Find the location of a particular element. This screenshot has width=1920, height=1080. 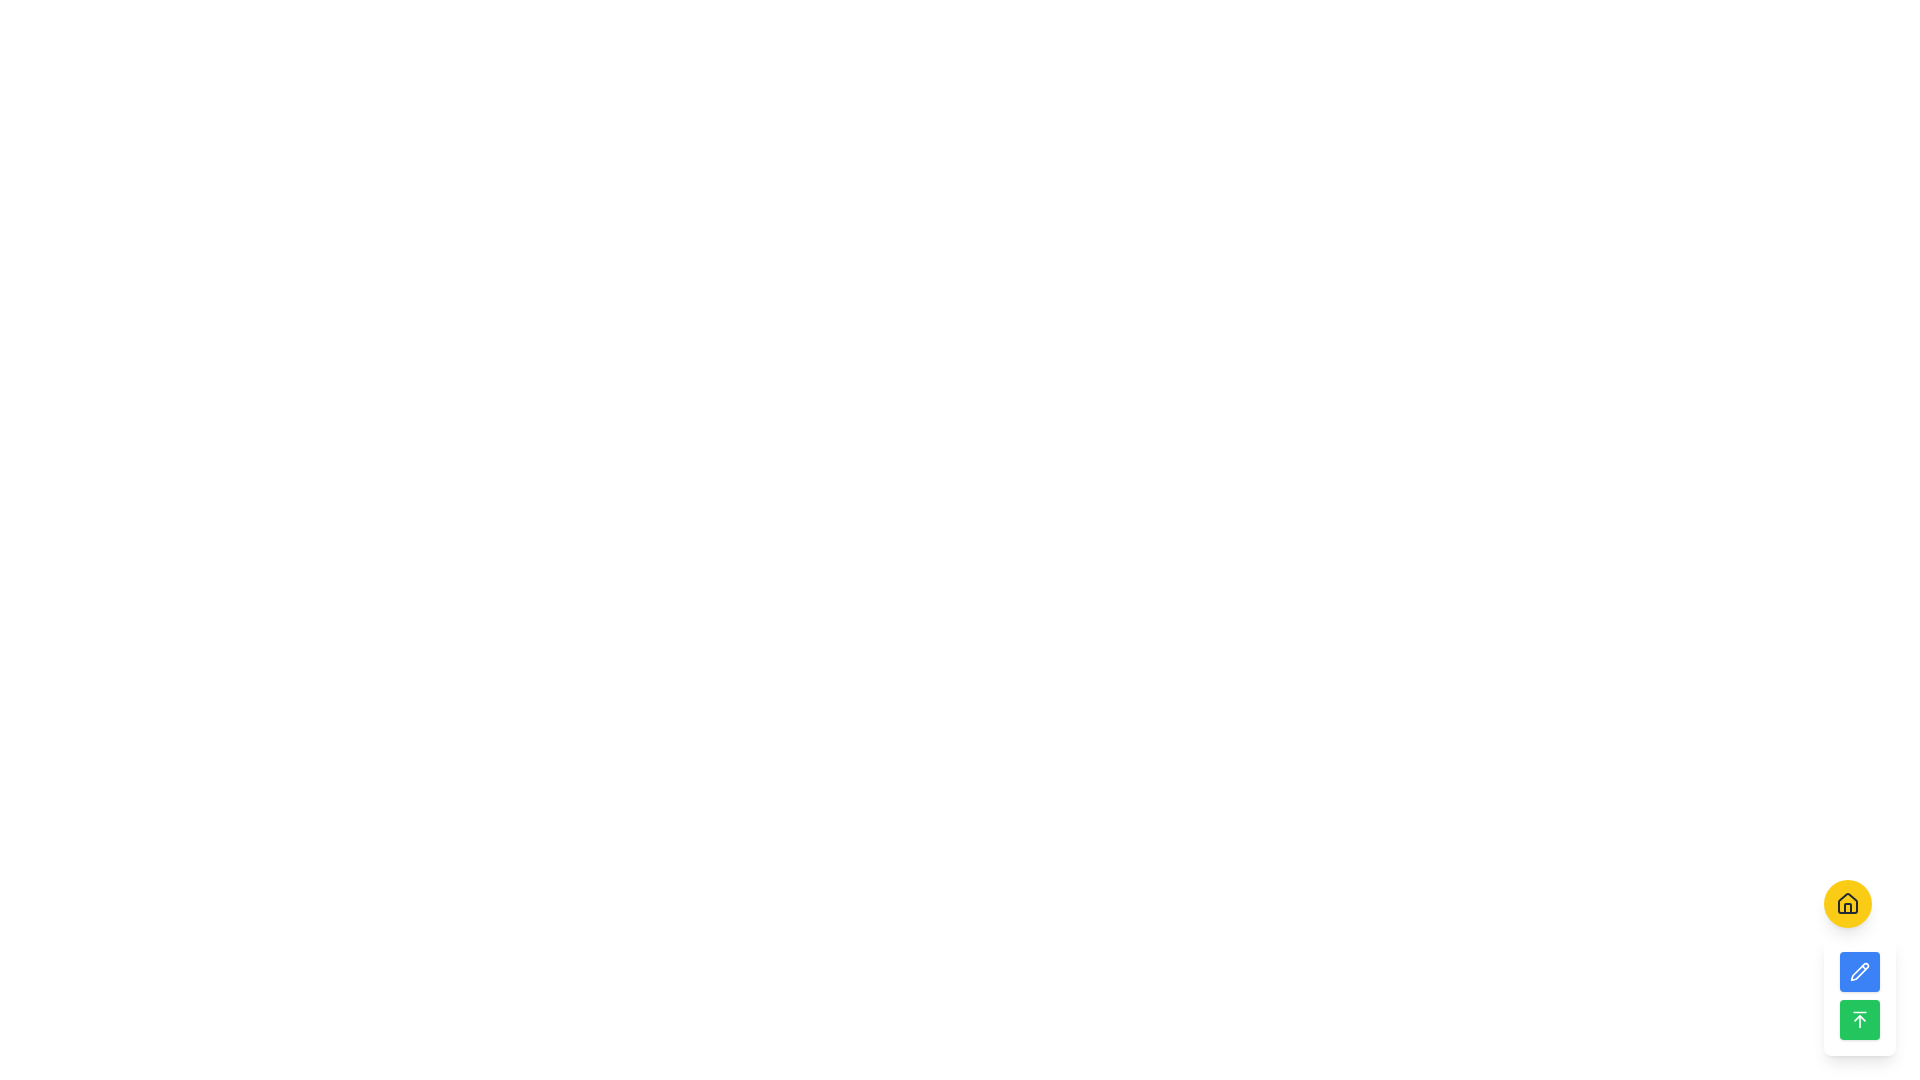

the blue square button with rounded corners that has a white pencil icon in the middle is located at coordinates (1859, 967).